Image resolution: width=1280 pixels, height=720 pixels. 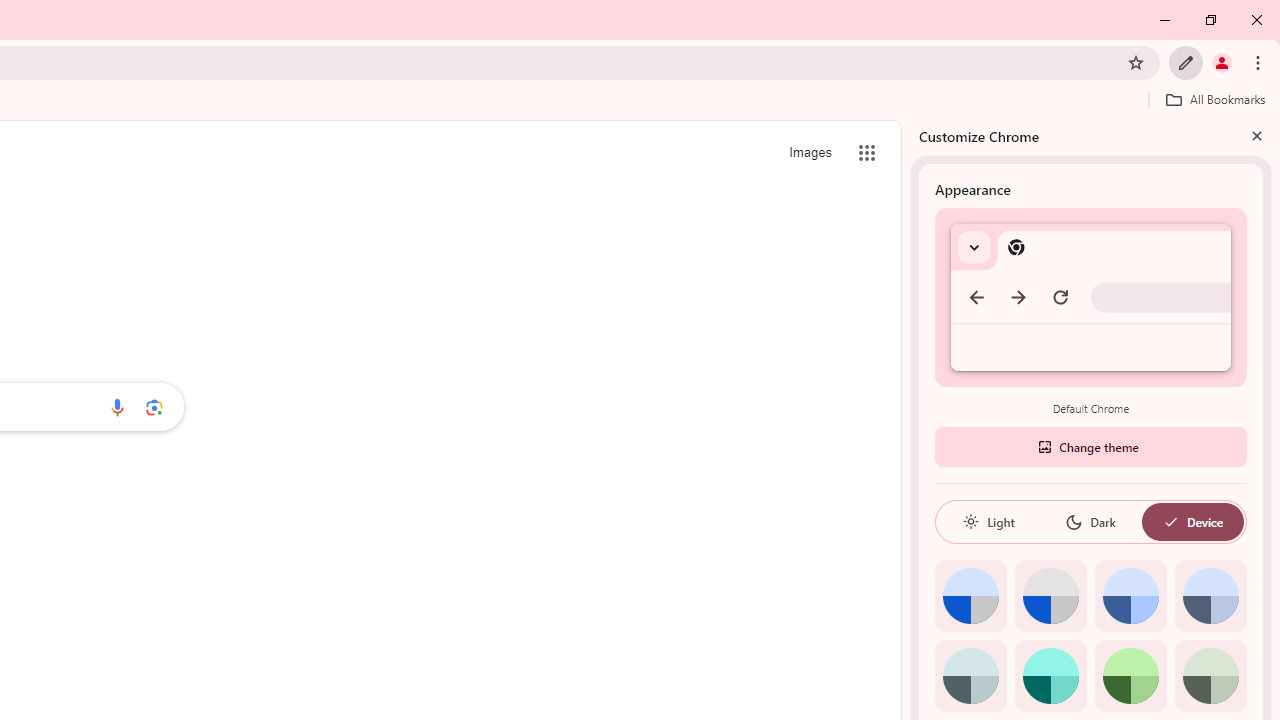 I want to click on 'Default color', so click(x=970, y=595).